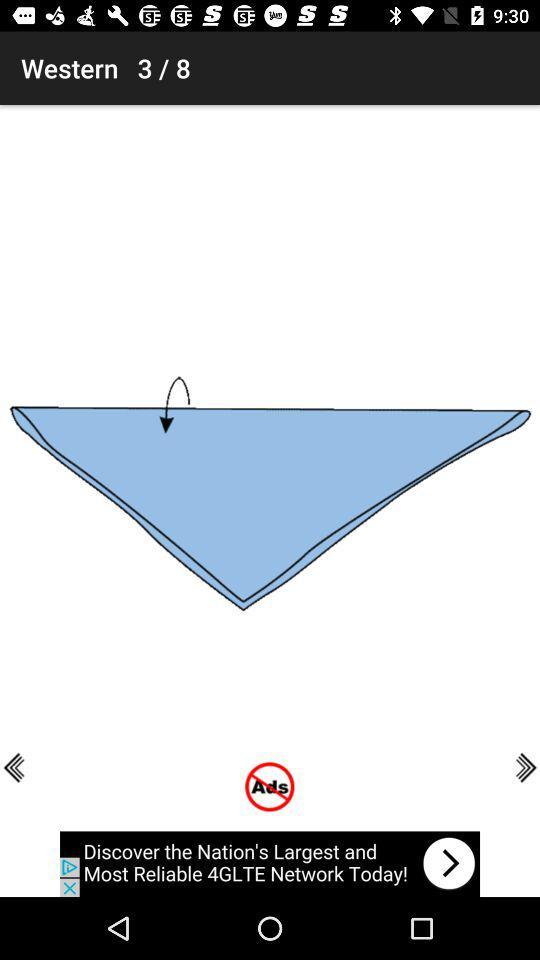 This screenshot has width=540, height=960. I want to click on discover the nation 's largest and most reliable 4glte network today, so click(270, 863).